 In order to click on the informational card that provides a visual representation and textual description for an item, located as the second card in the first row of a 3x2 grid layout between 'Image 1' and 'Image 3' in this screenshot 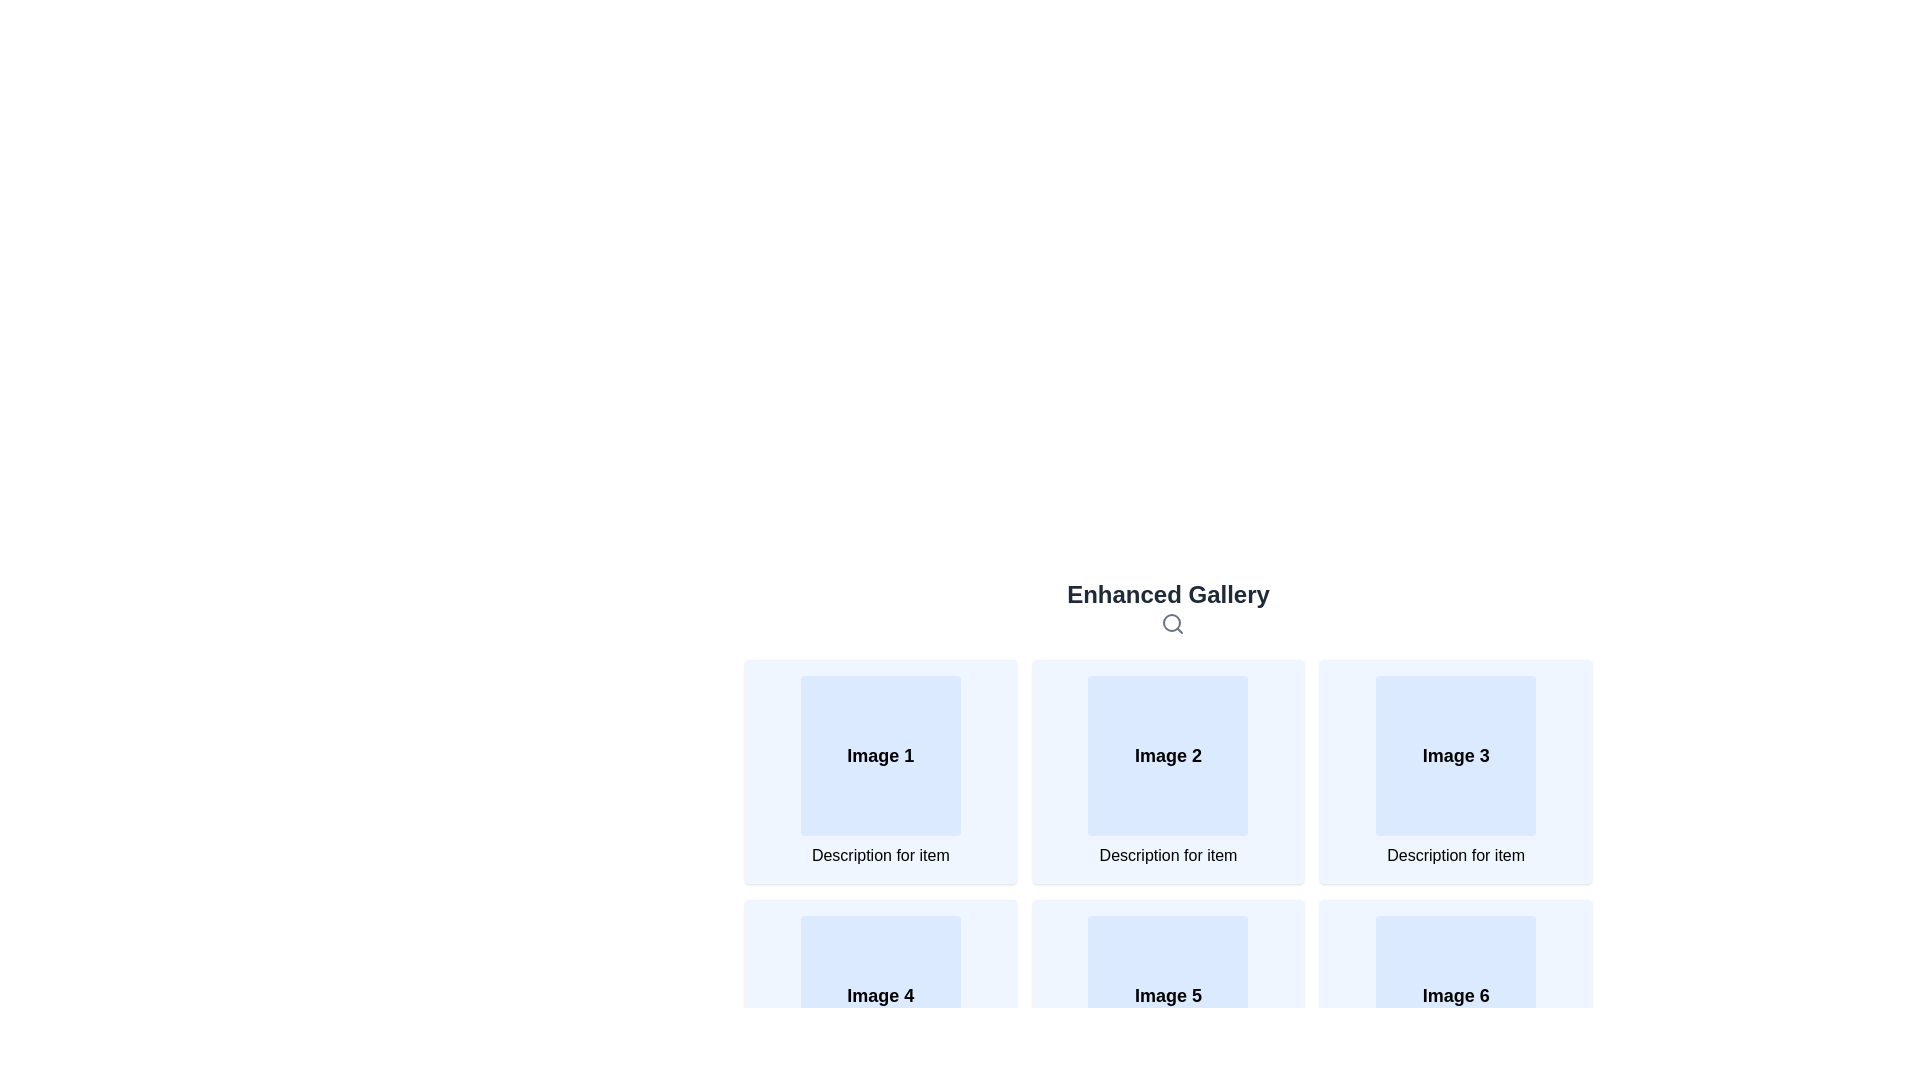, I will do `click(1168, 770)`.